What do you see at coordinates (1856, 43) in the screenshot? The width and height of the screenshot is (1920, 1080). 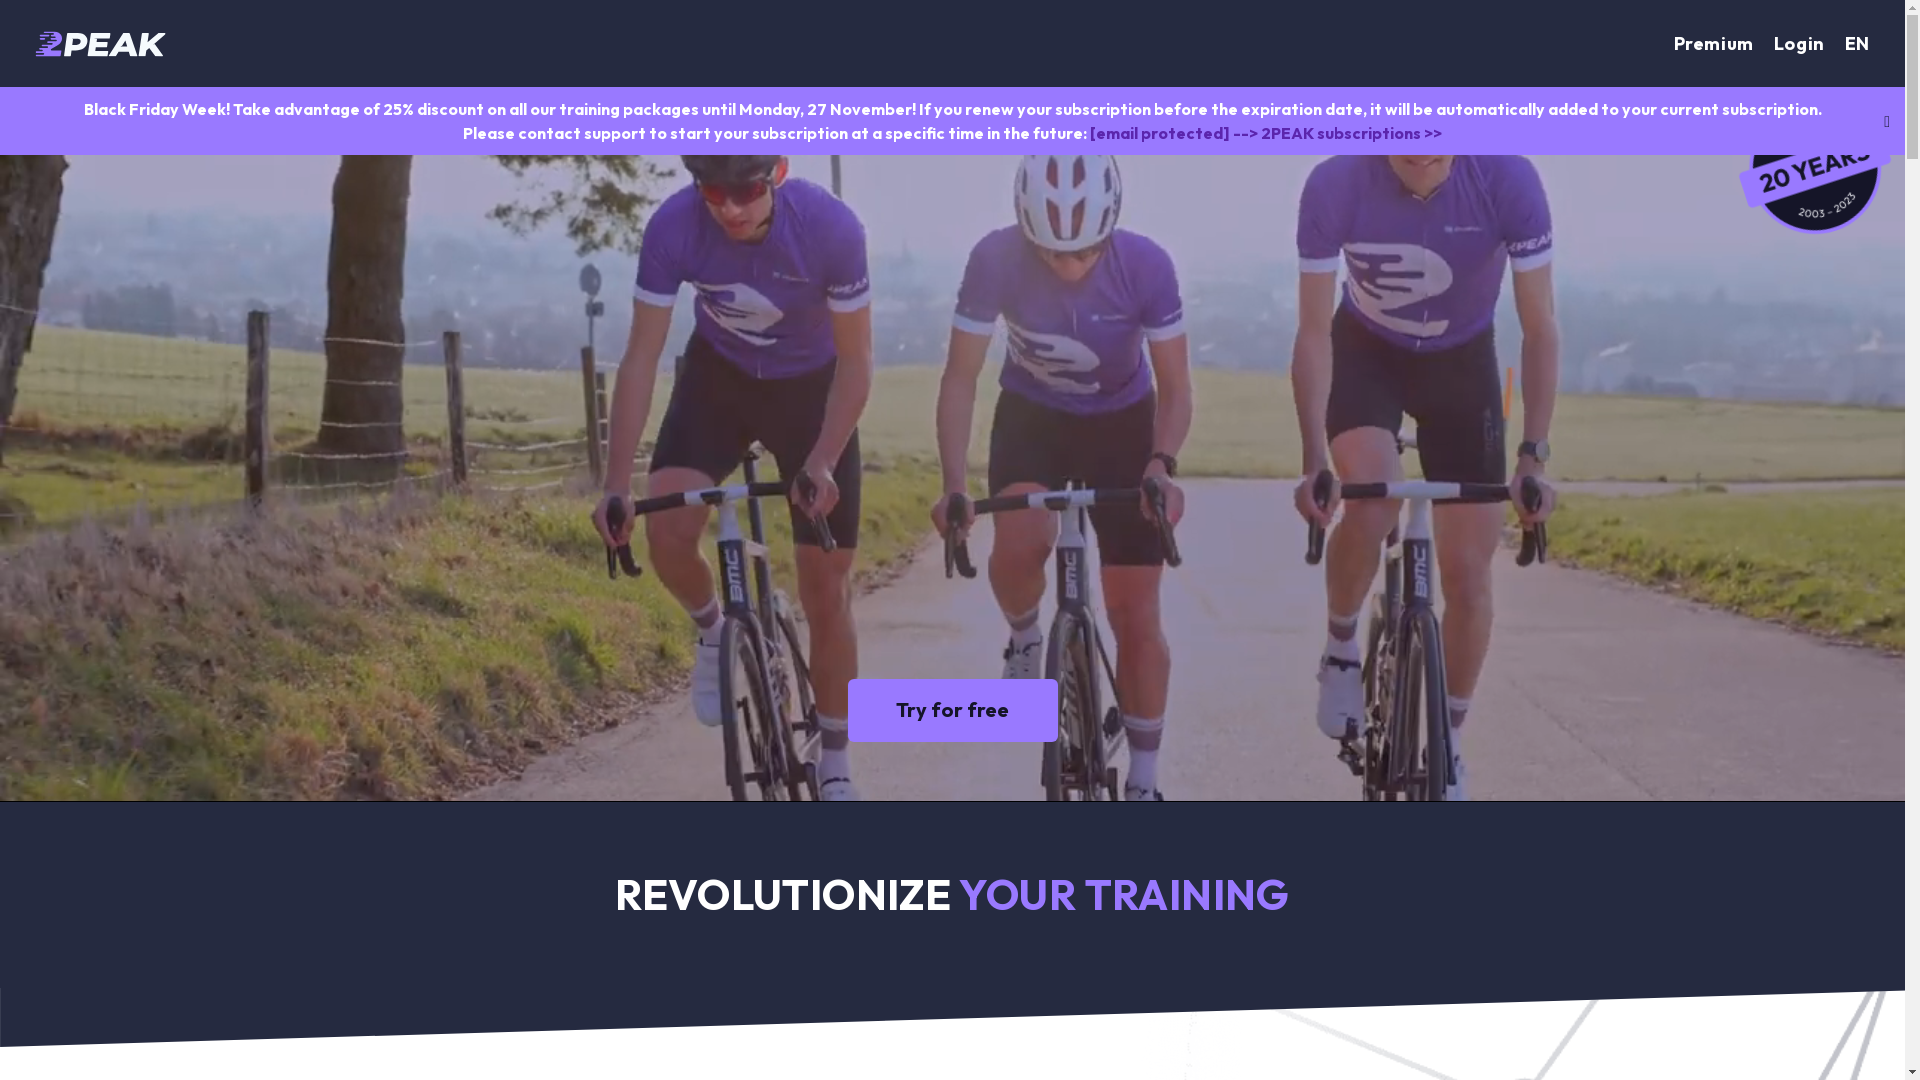 I see `'EN'` at bounding box center [1856, 43].